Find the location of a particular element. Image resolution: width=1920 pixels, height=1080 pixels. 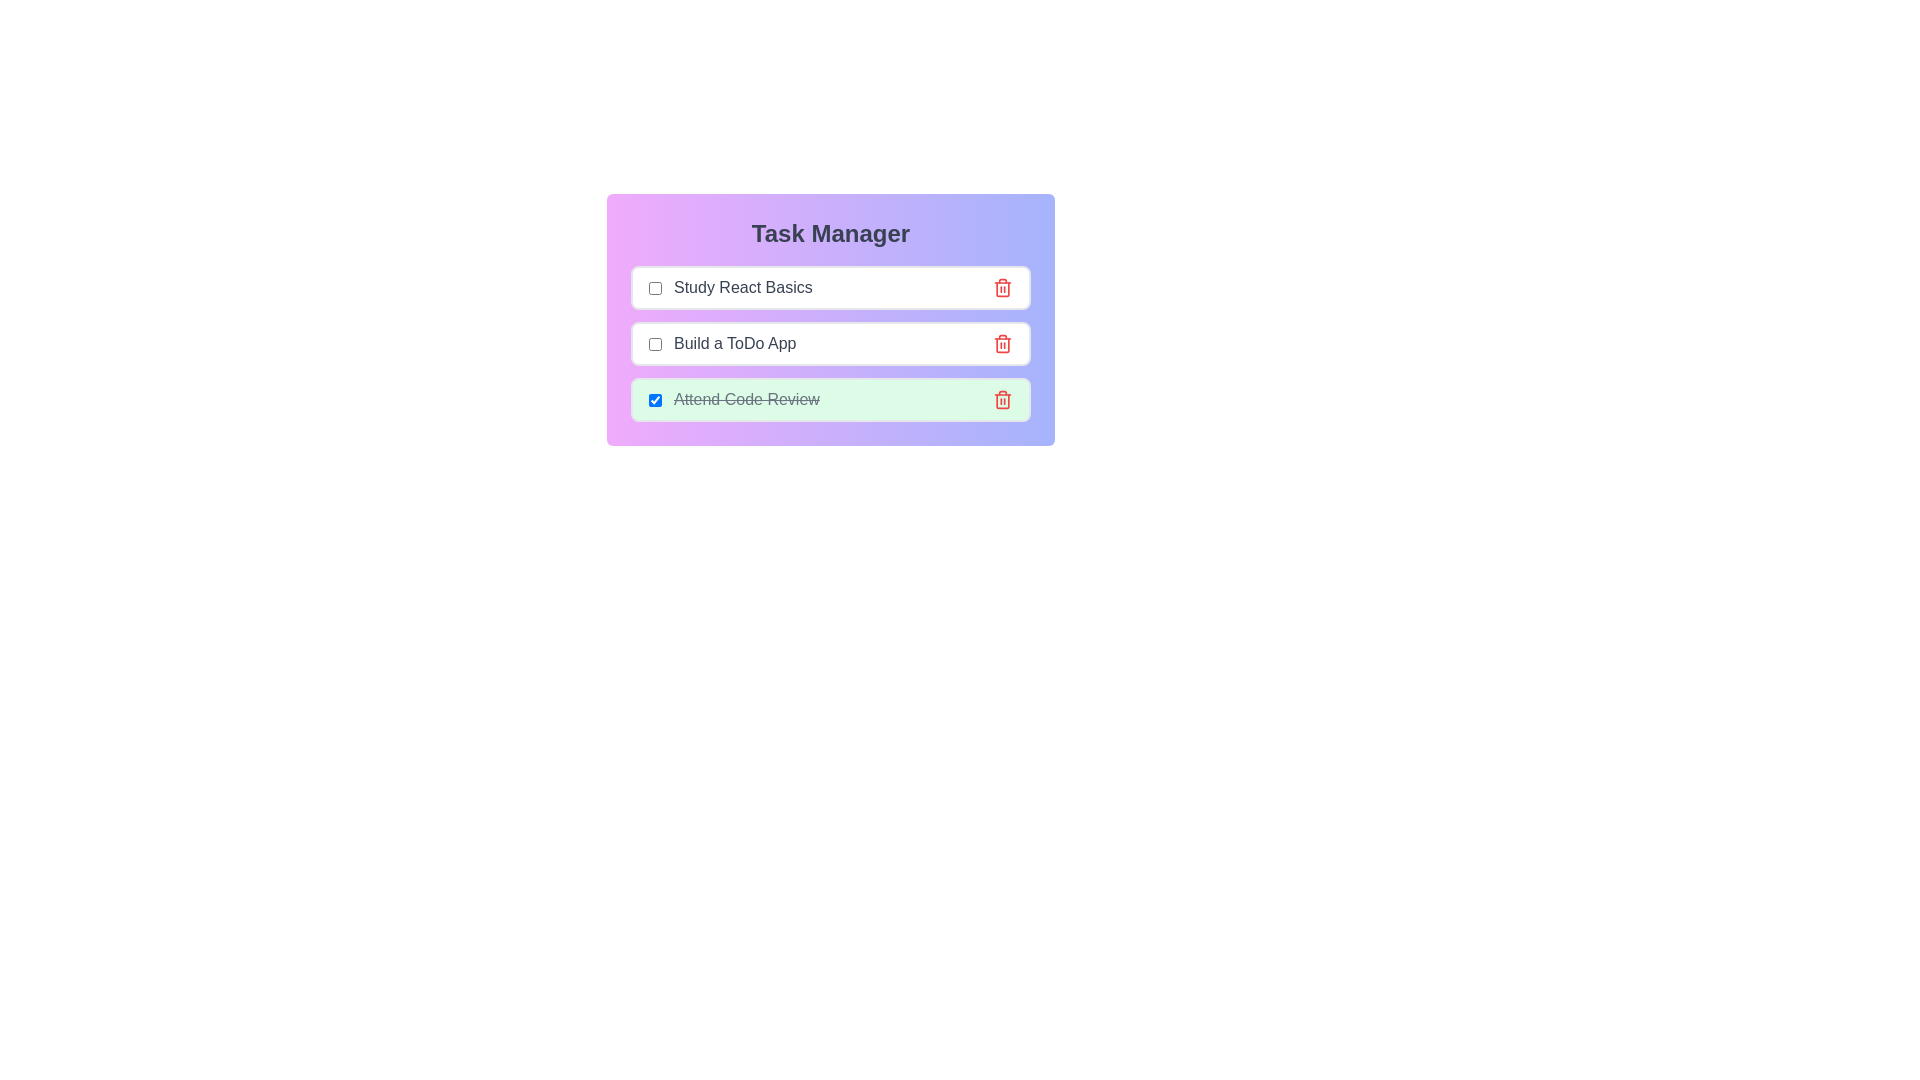

the delete button for the task titled Attend Code Review is located at coordinates (1003, 400).